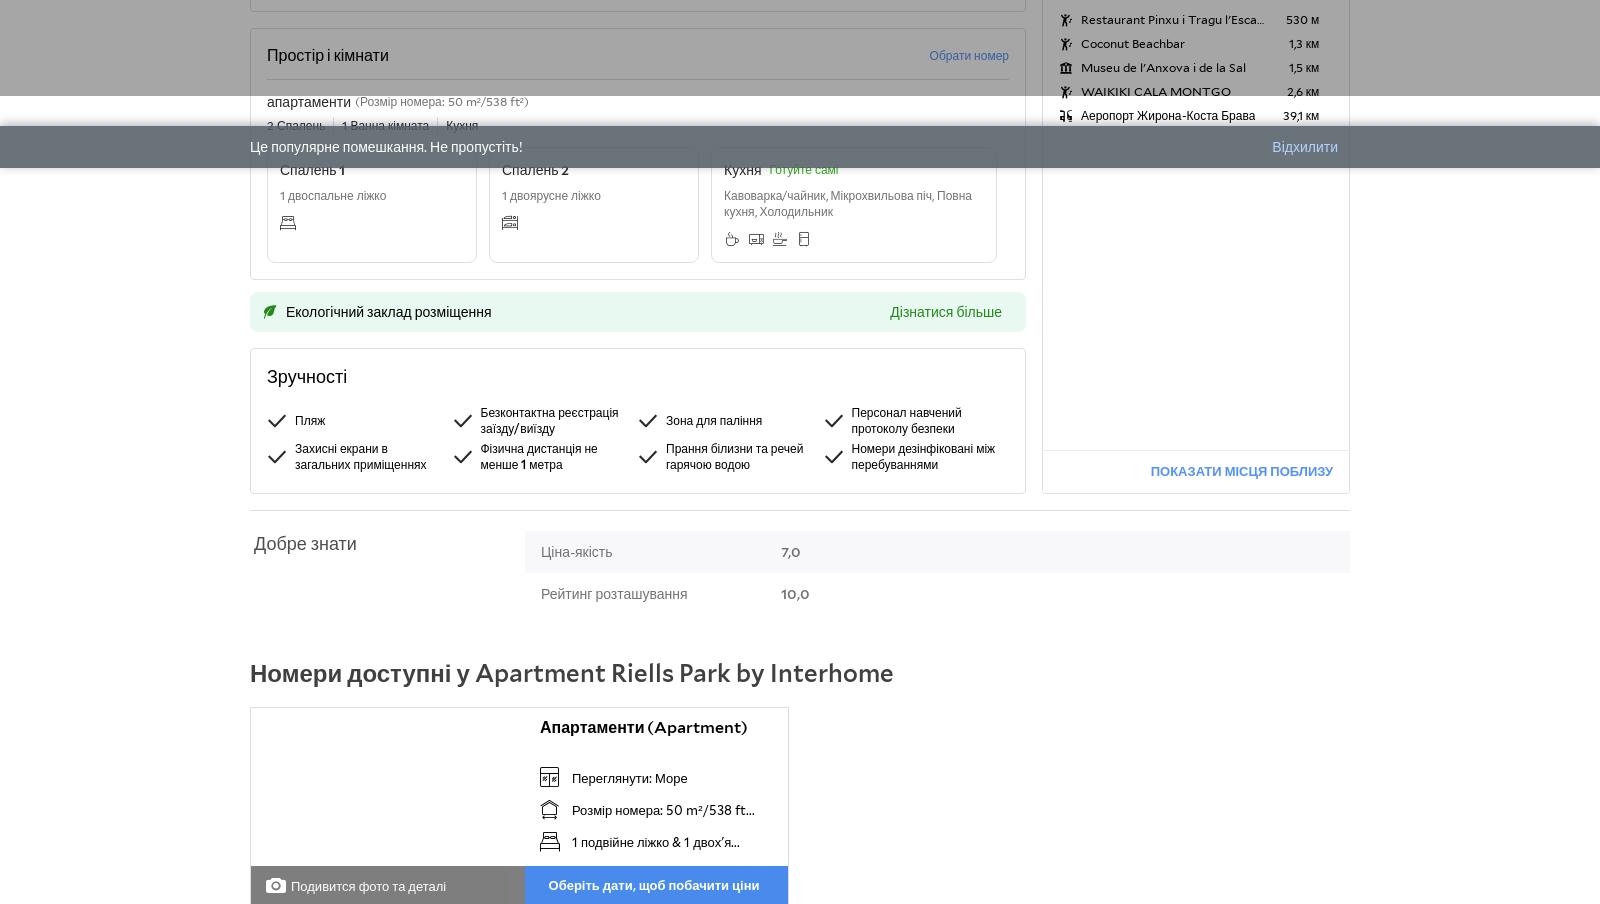 This screenshot has height=904, width=1600. What do you see at coordinates (312, 170) in the screenshot?
I see `'Спалень 1'` at bounding box center [312, 170].